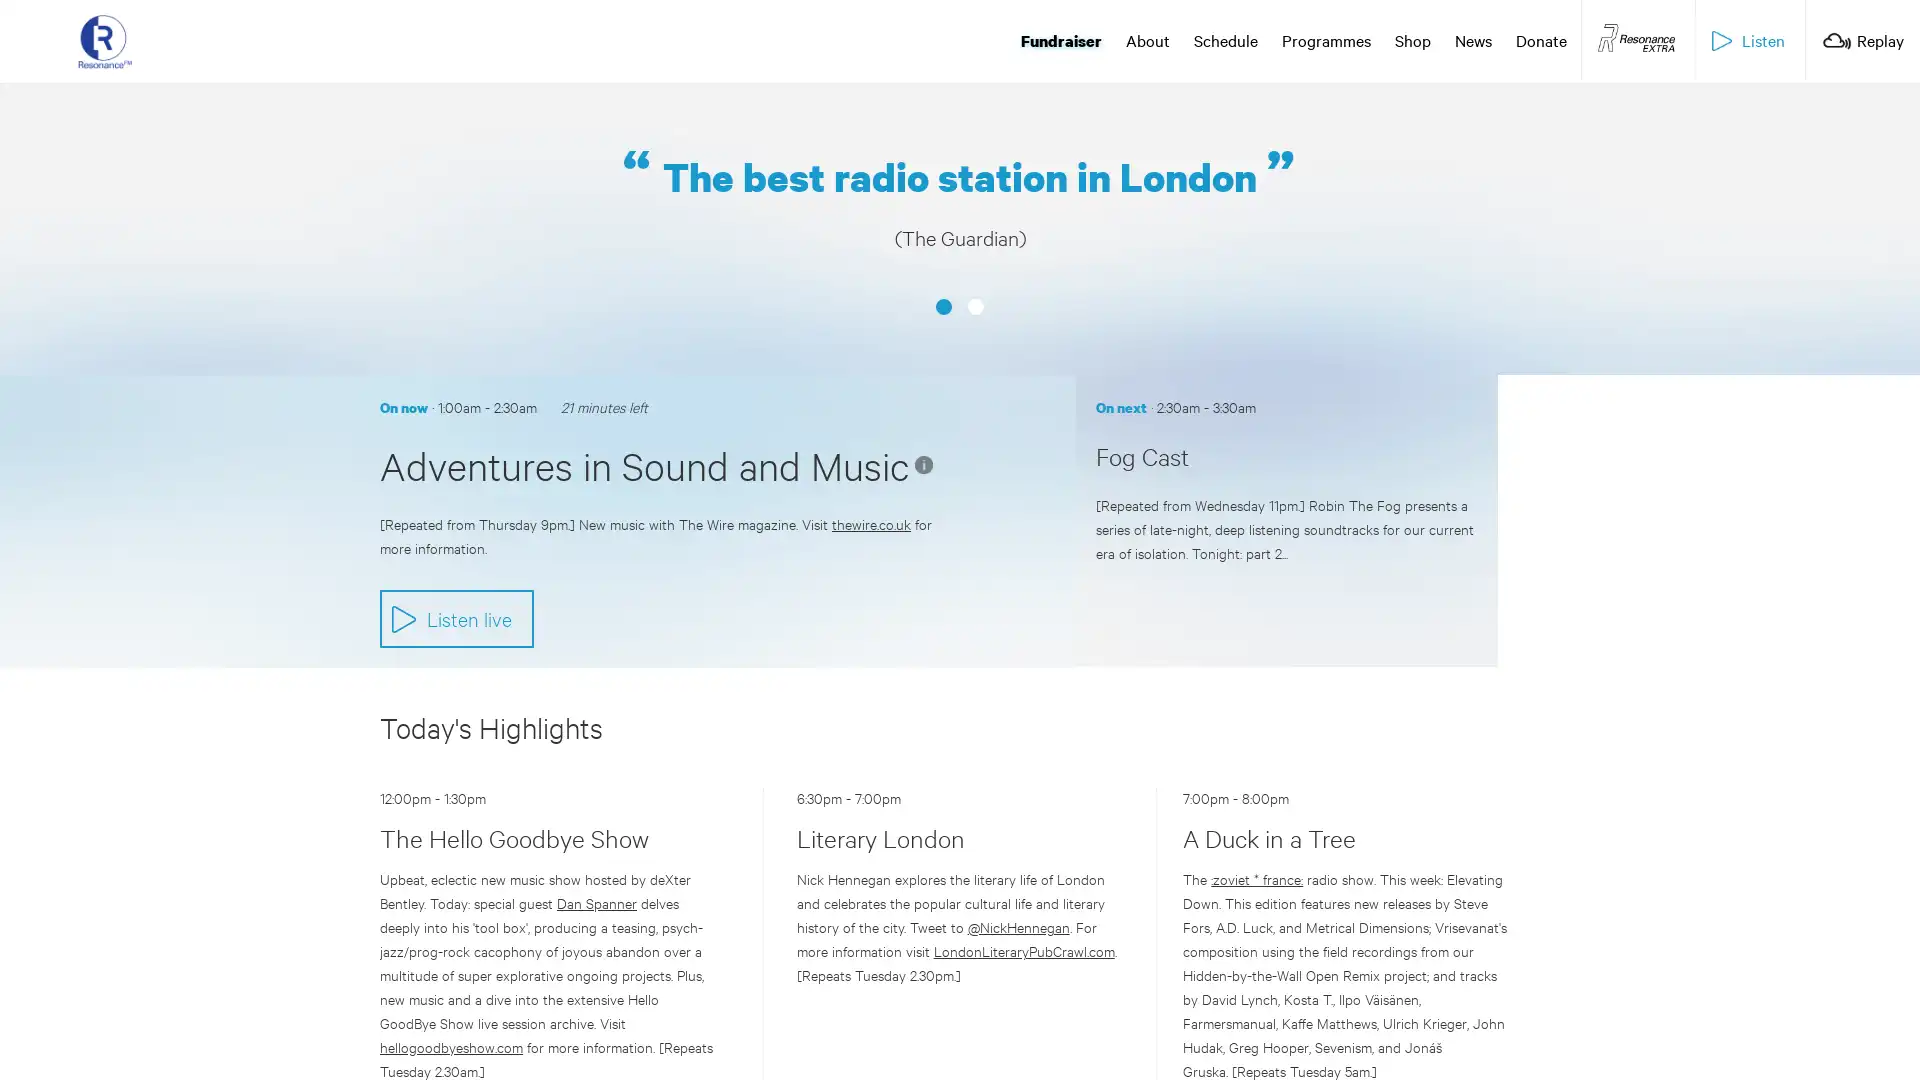 Image resolution: width=1920 pixels, height=1080 pixels. What do you see at coordinates (943, 250) in the screenshot?
I see `1` at bounding box center [943, 250].